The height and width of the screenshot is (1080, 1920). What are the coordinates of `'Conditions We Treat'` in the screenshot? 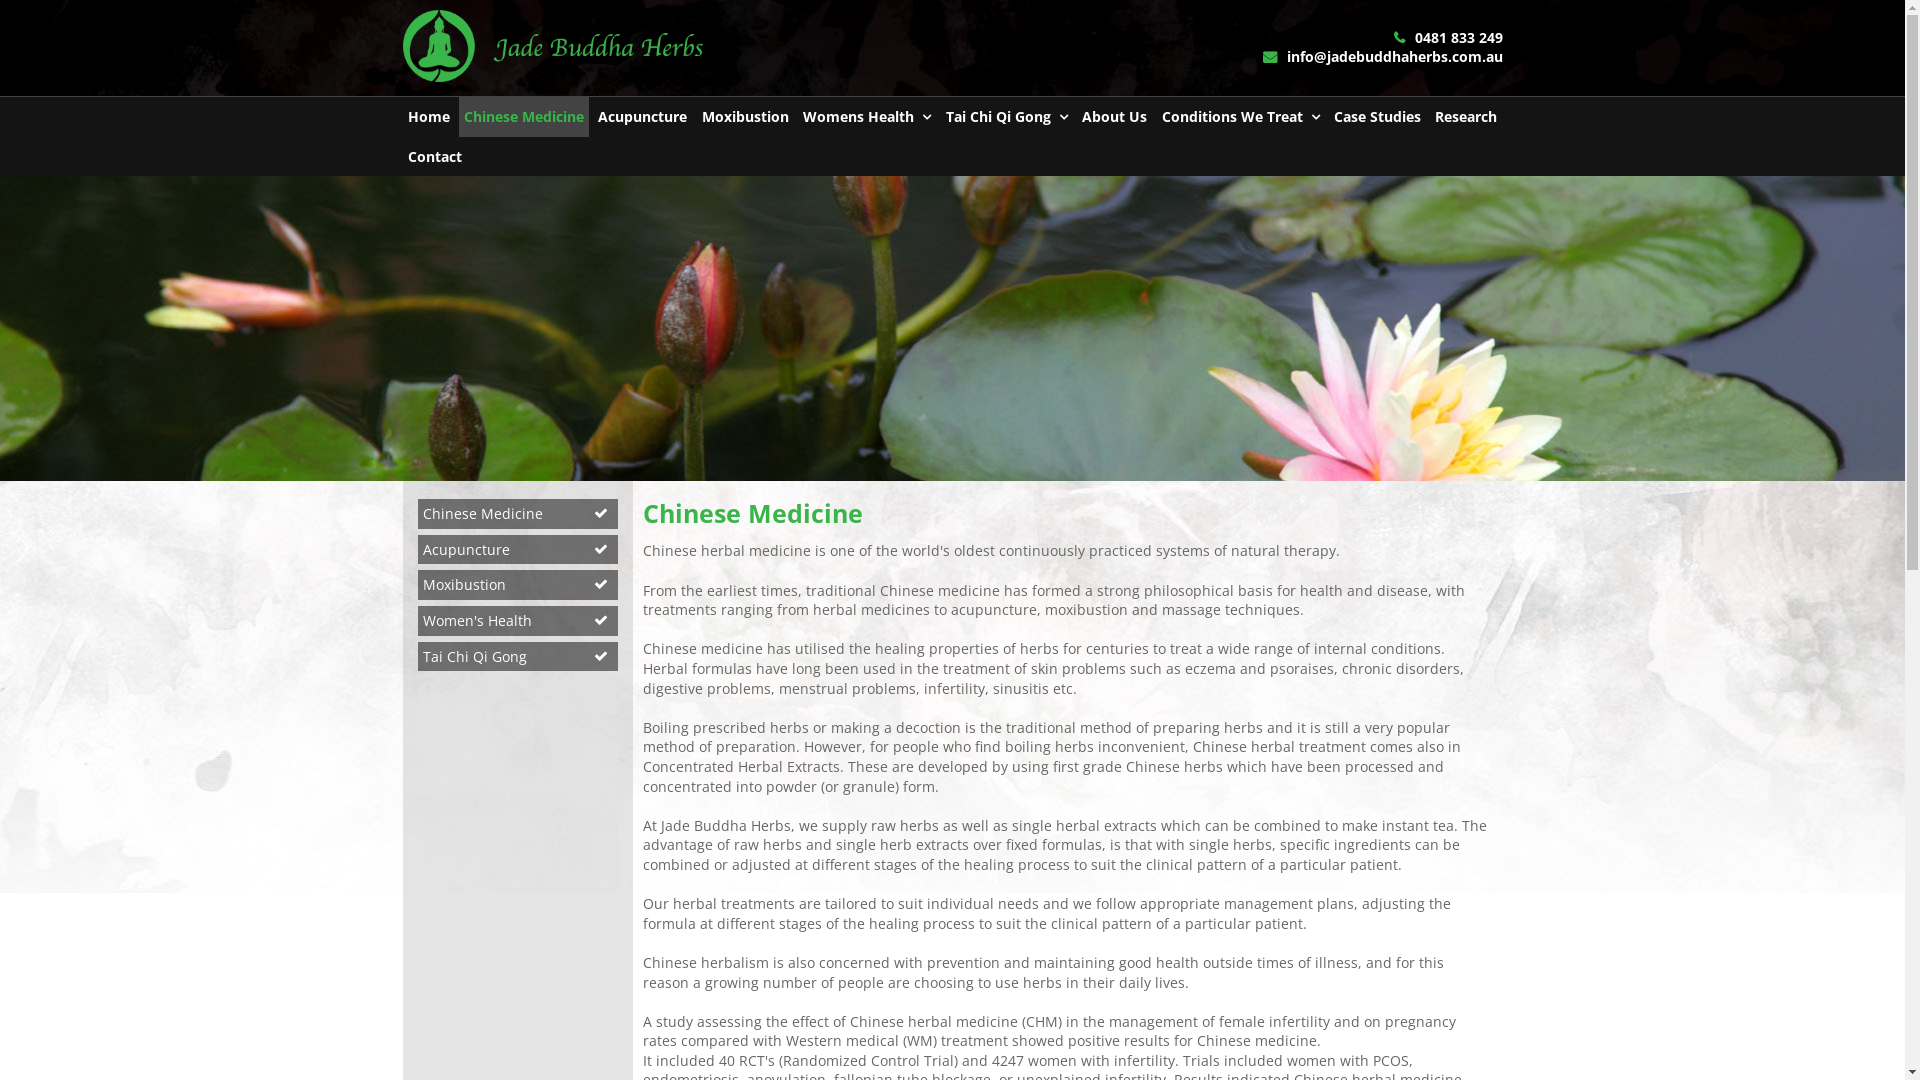 It's located at (1240, 116).